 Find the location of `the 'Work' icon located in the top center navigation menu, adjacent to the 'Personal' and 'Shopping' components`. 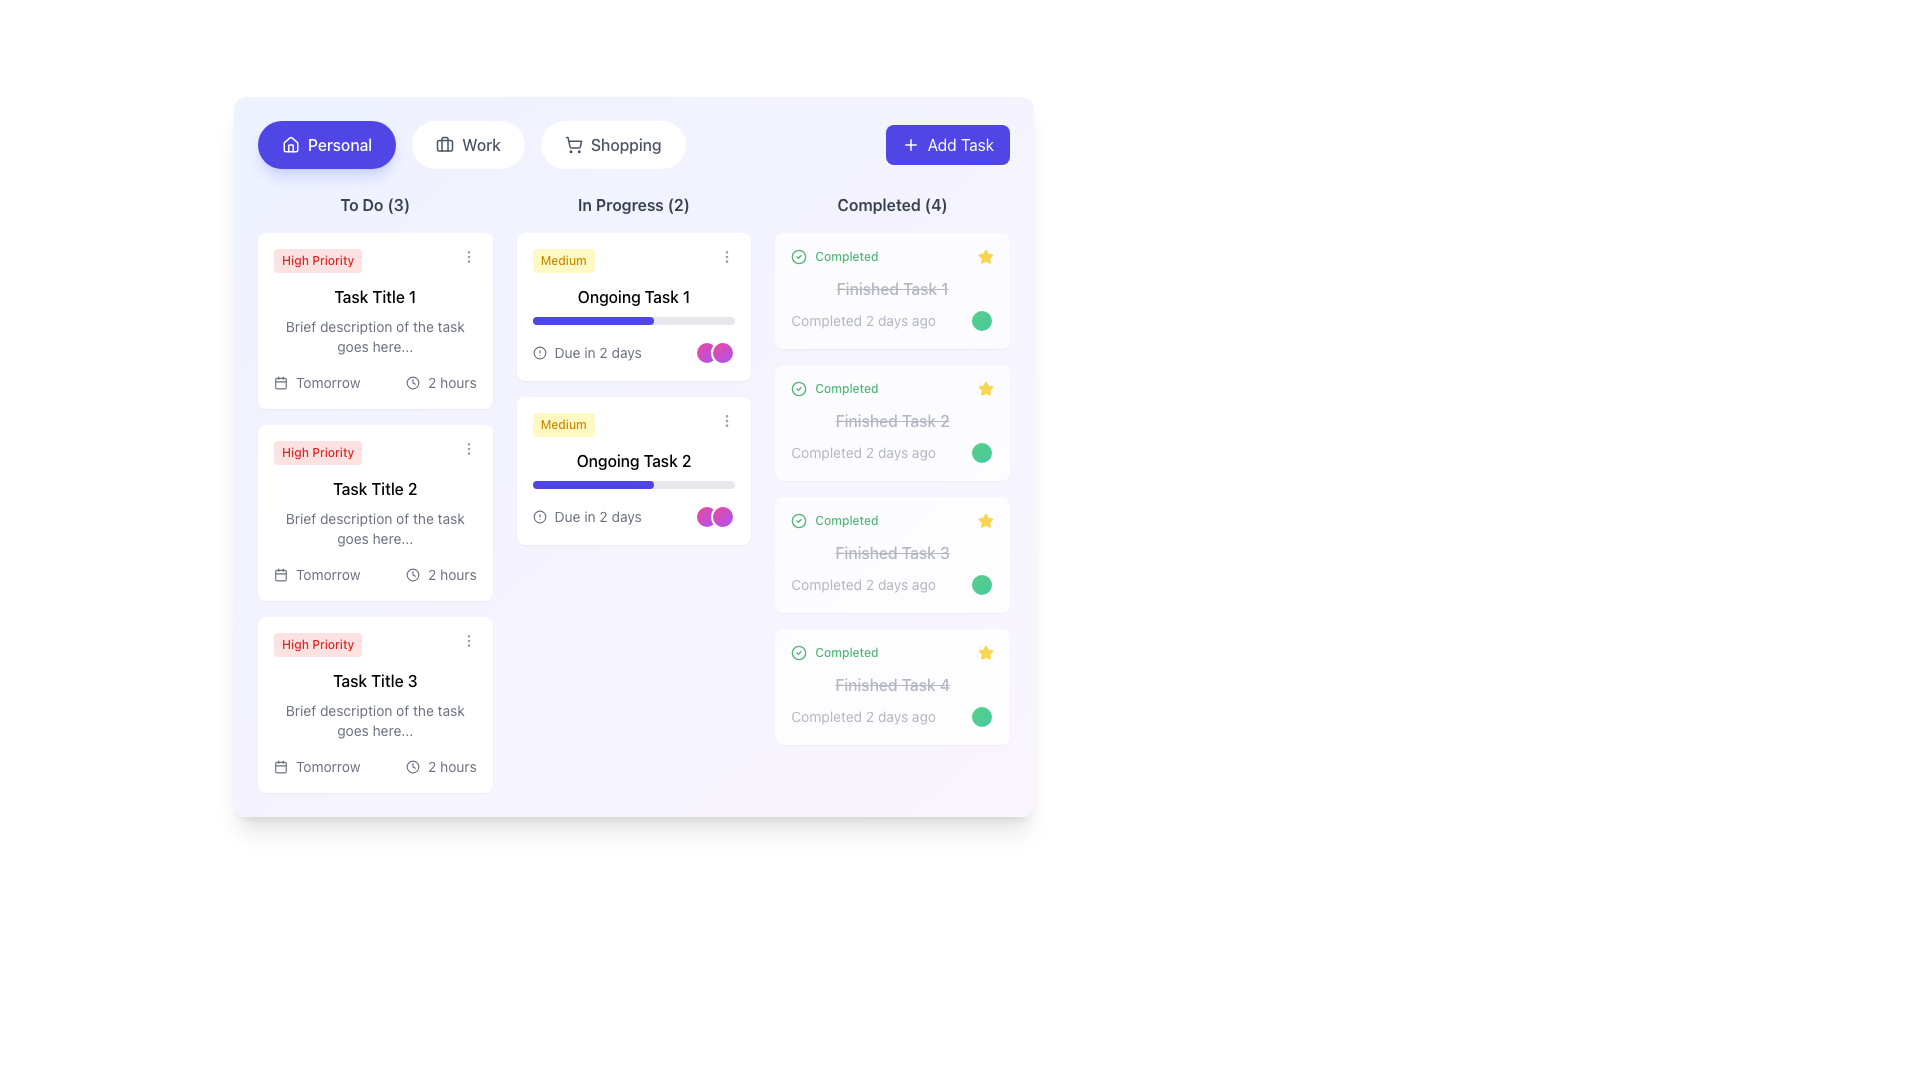

the 'Work' icon located in the top center navigation menu, adjacent to the 'Personal' and 'Shopping' components is located at coordinates (444, 144).